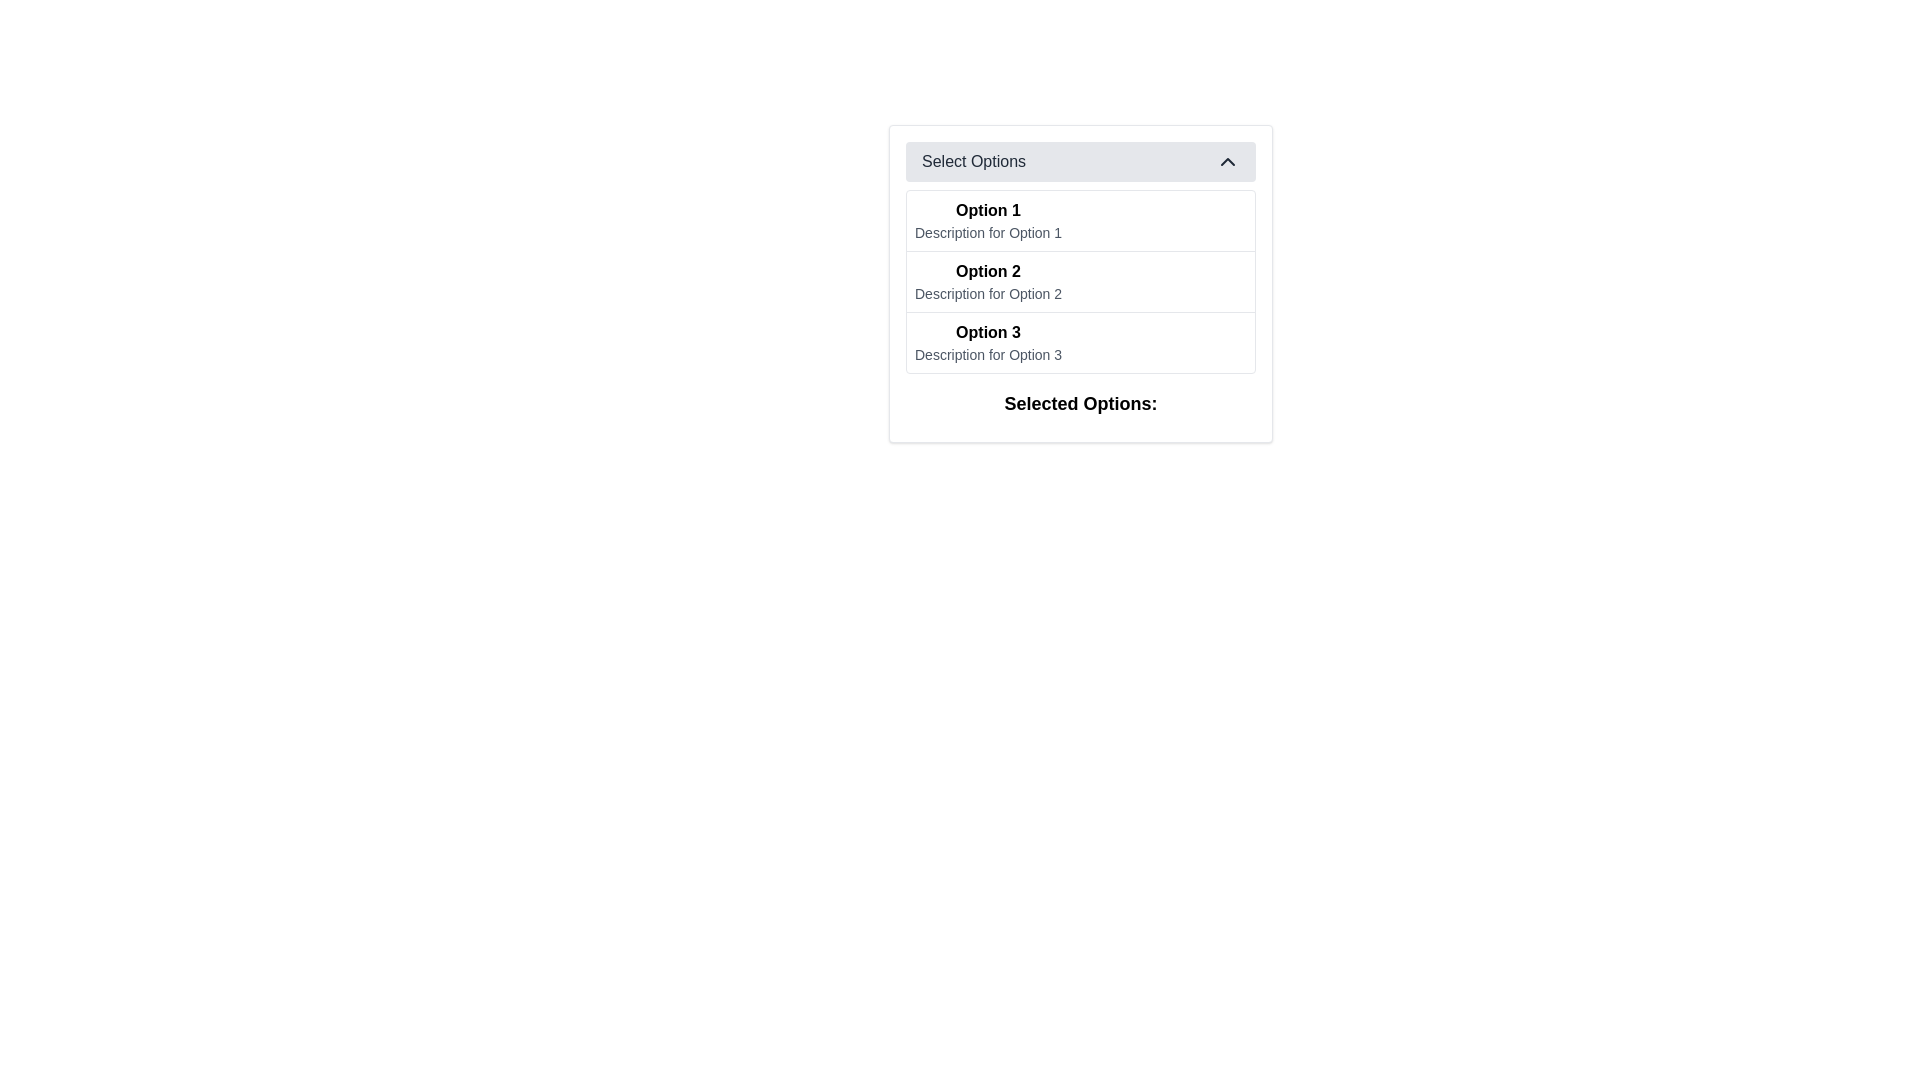  What do you see at coordinates (988, 342) in the screenshot?
I see `description of the list item containing the bold text 'Option 3' and the smaller description 'Description for Option 3' located in a dropdown menu` at bounding box center [988, 342].